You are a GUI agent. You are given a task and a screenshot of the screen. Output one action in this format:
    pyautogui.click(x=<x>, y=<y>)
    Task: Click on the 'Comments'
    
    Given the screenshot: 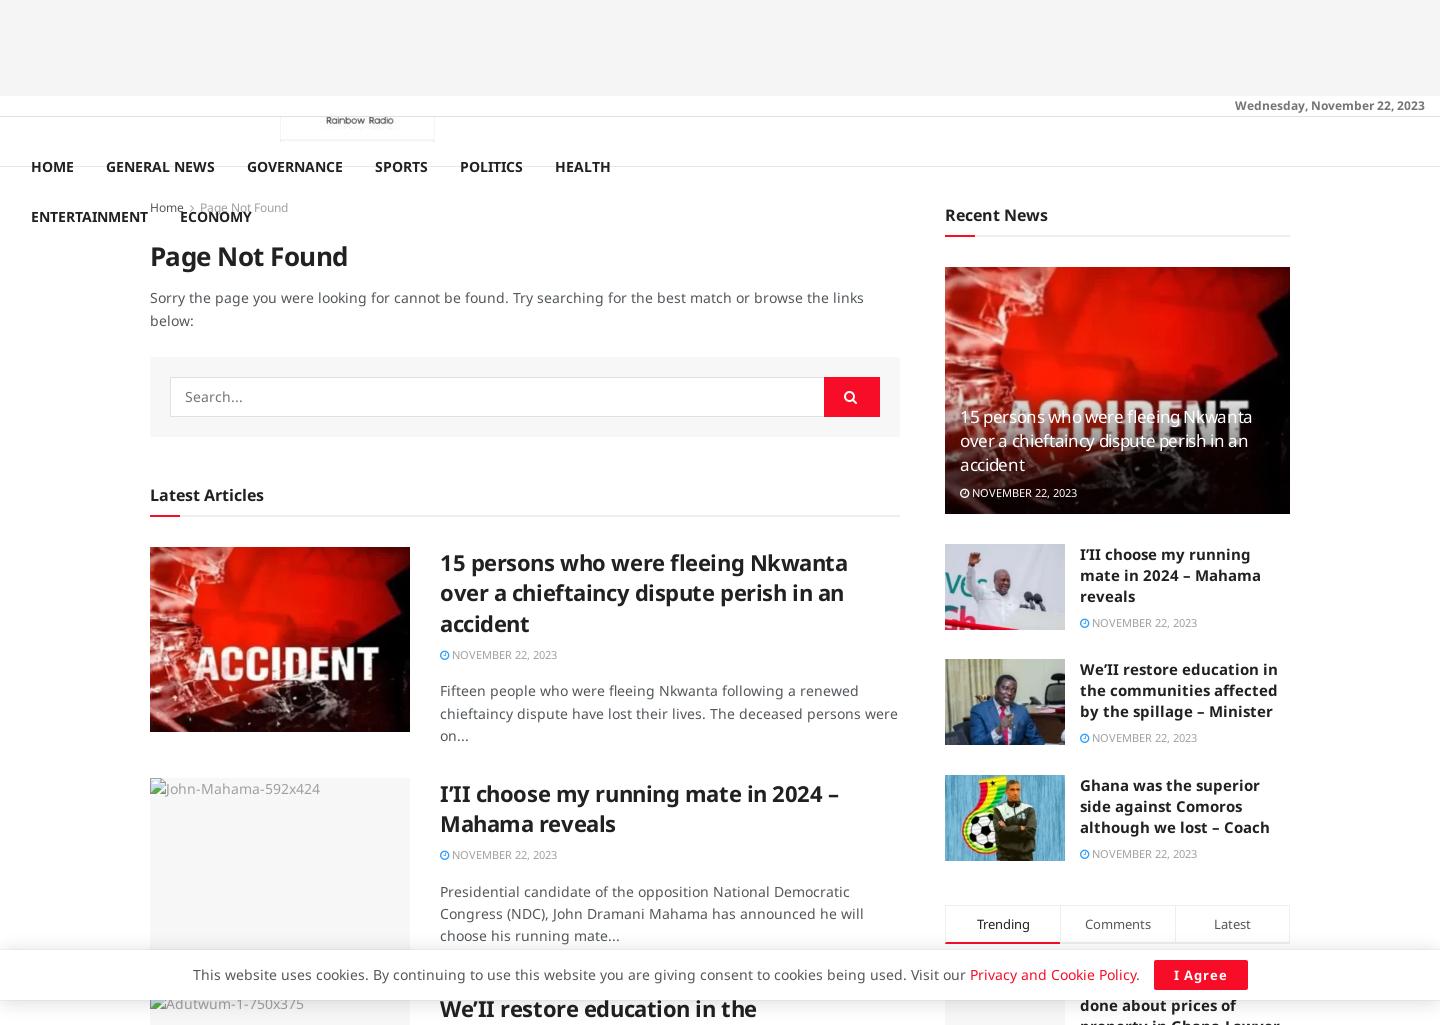 What is the action you would take?
    pyautogui.click(x=1117, y=923)
    